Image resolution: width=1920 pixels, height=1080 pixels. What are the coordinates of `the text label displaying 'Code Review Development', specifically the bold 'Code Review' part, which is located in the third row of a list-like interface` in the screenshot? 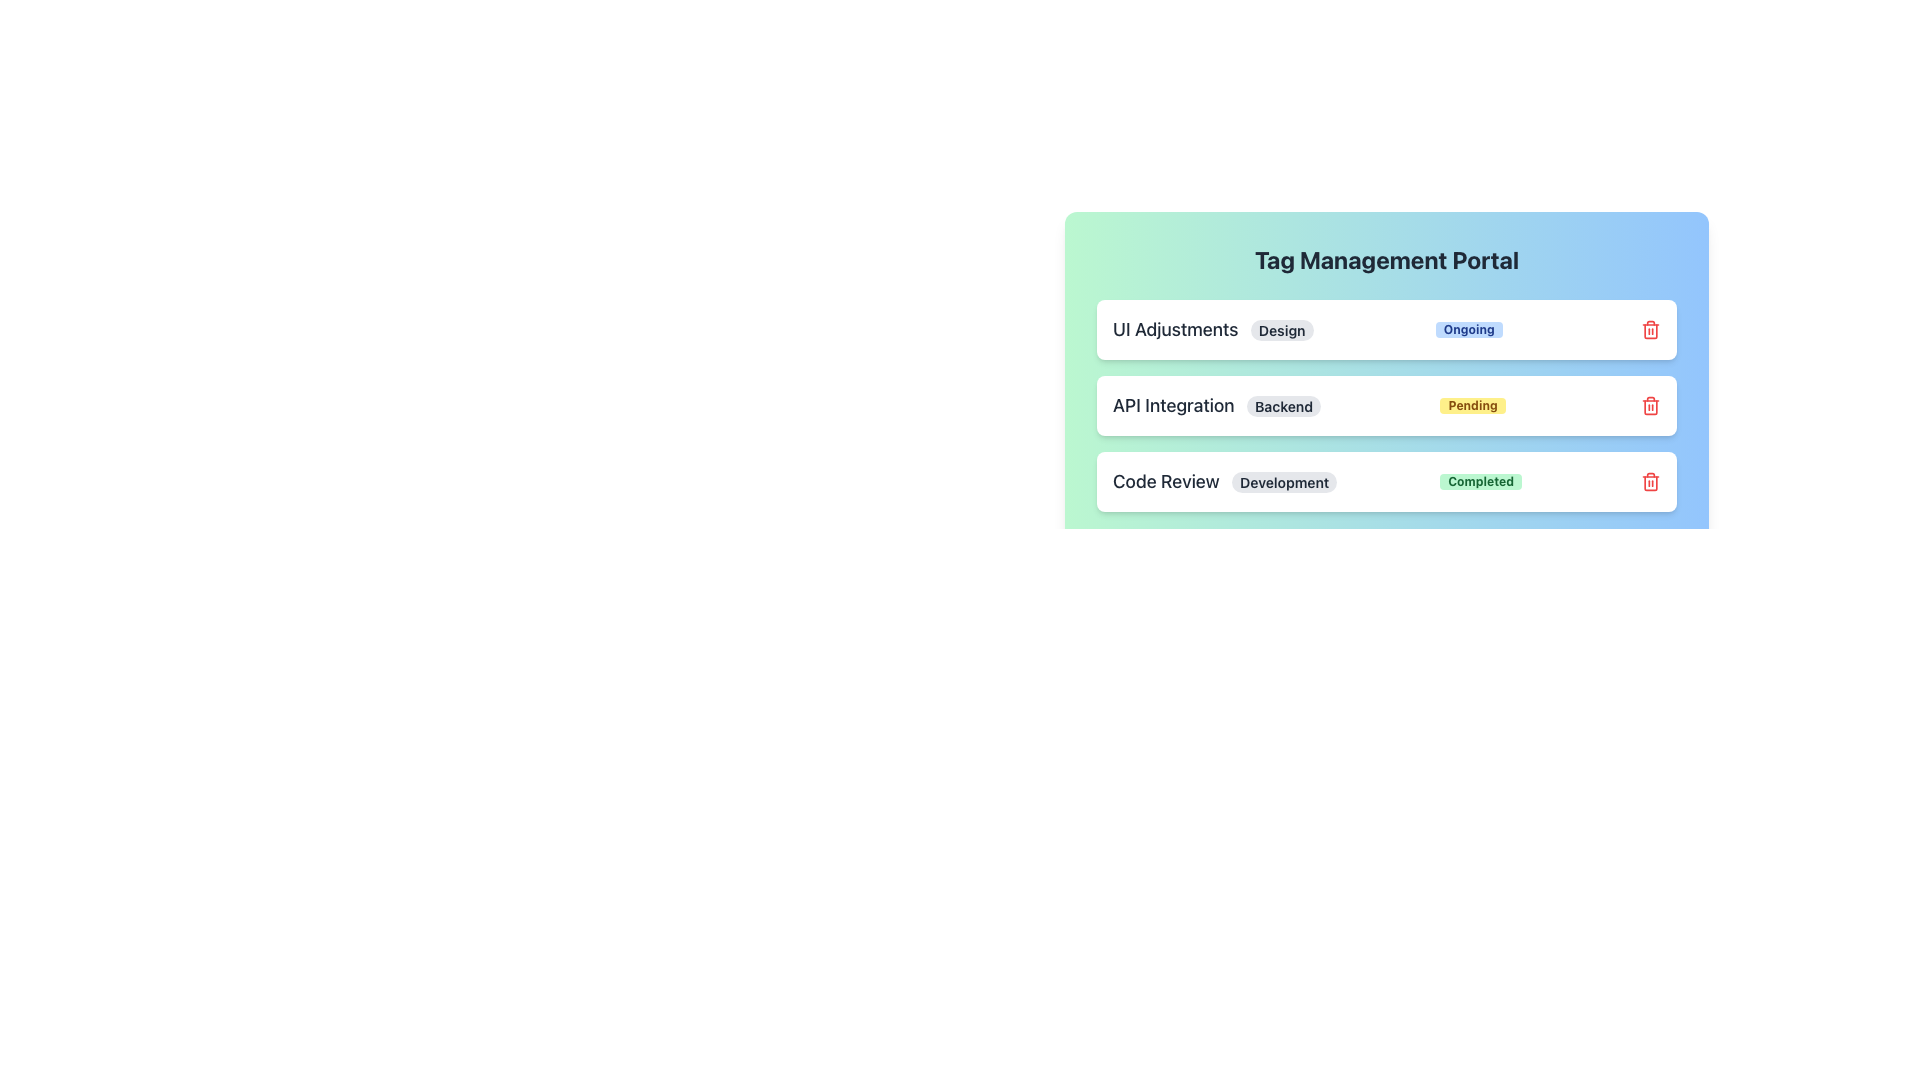 It's located at (1224, 482).